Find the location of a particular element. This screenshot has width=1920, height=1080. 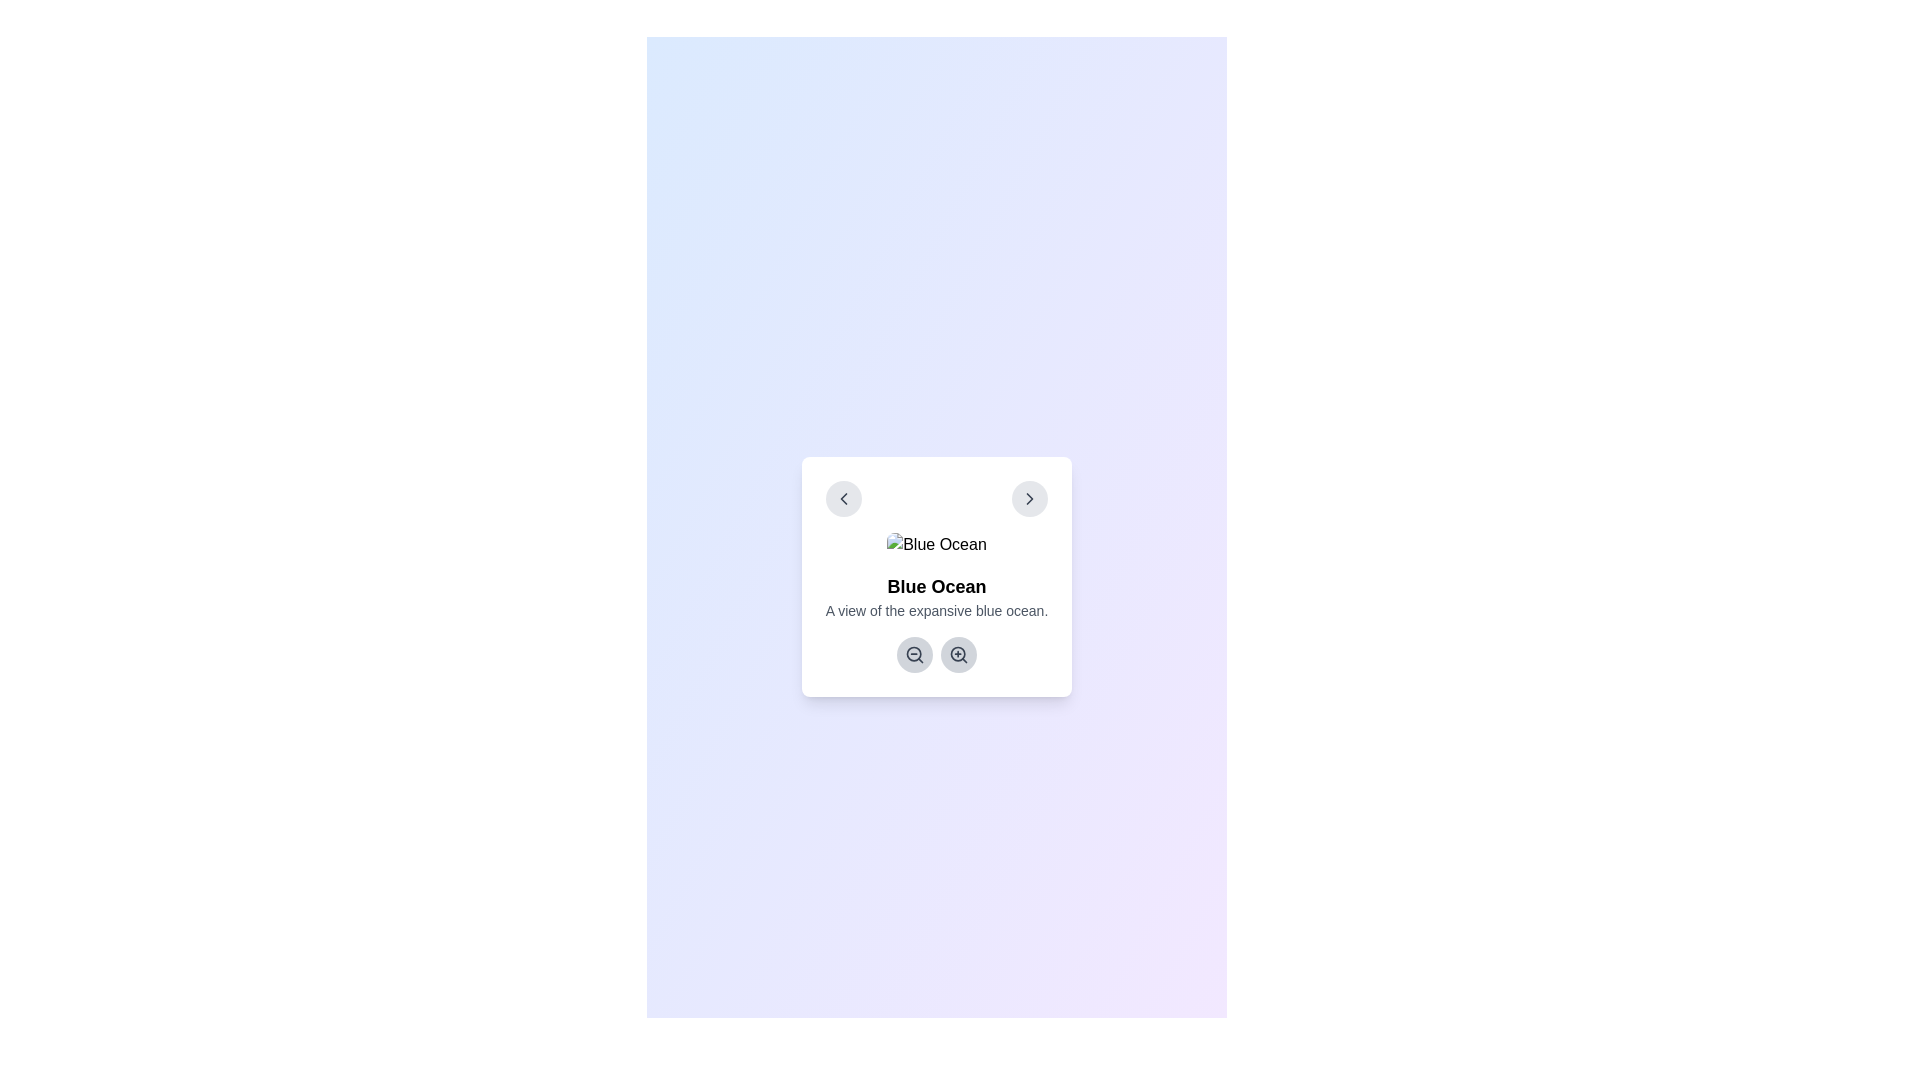

static text element displaying 'A view of the expansive blue ocean.' which is located below the bold title 'Blue Ocean' is located at coordinates (935, 609).